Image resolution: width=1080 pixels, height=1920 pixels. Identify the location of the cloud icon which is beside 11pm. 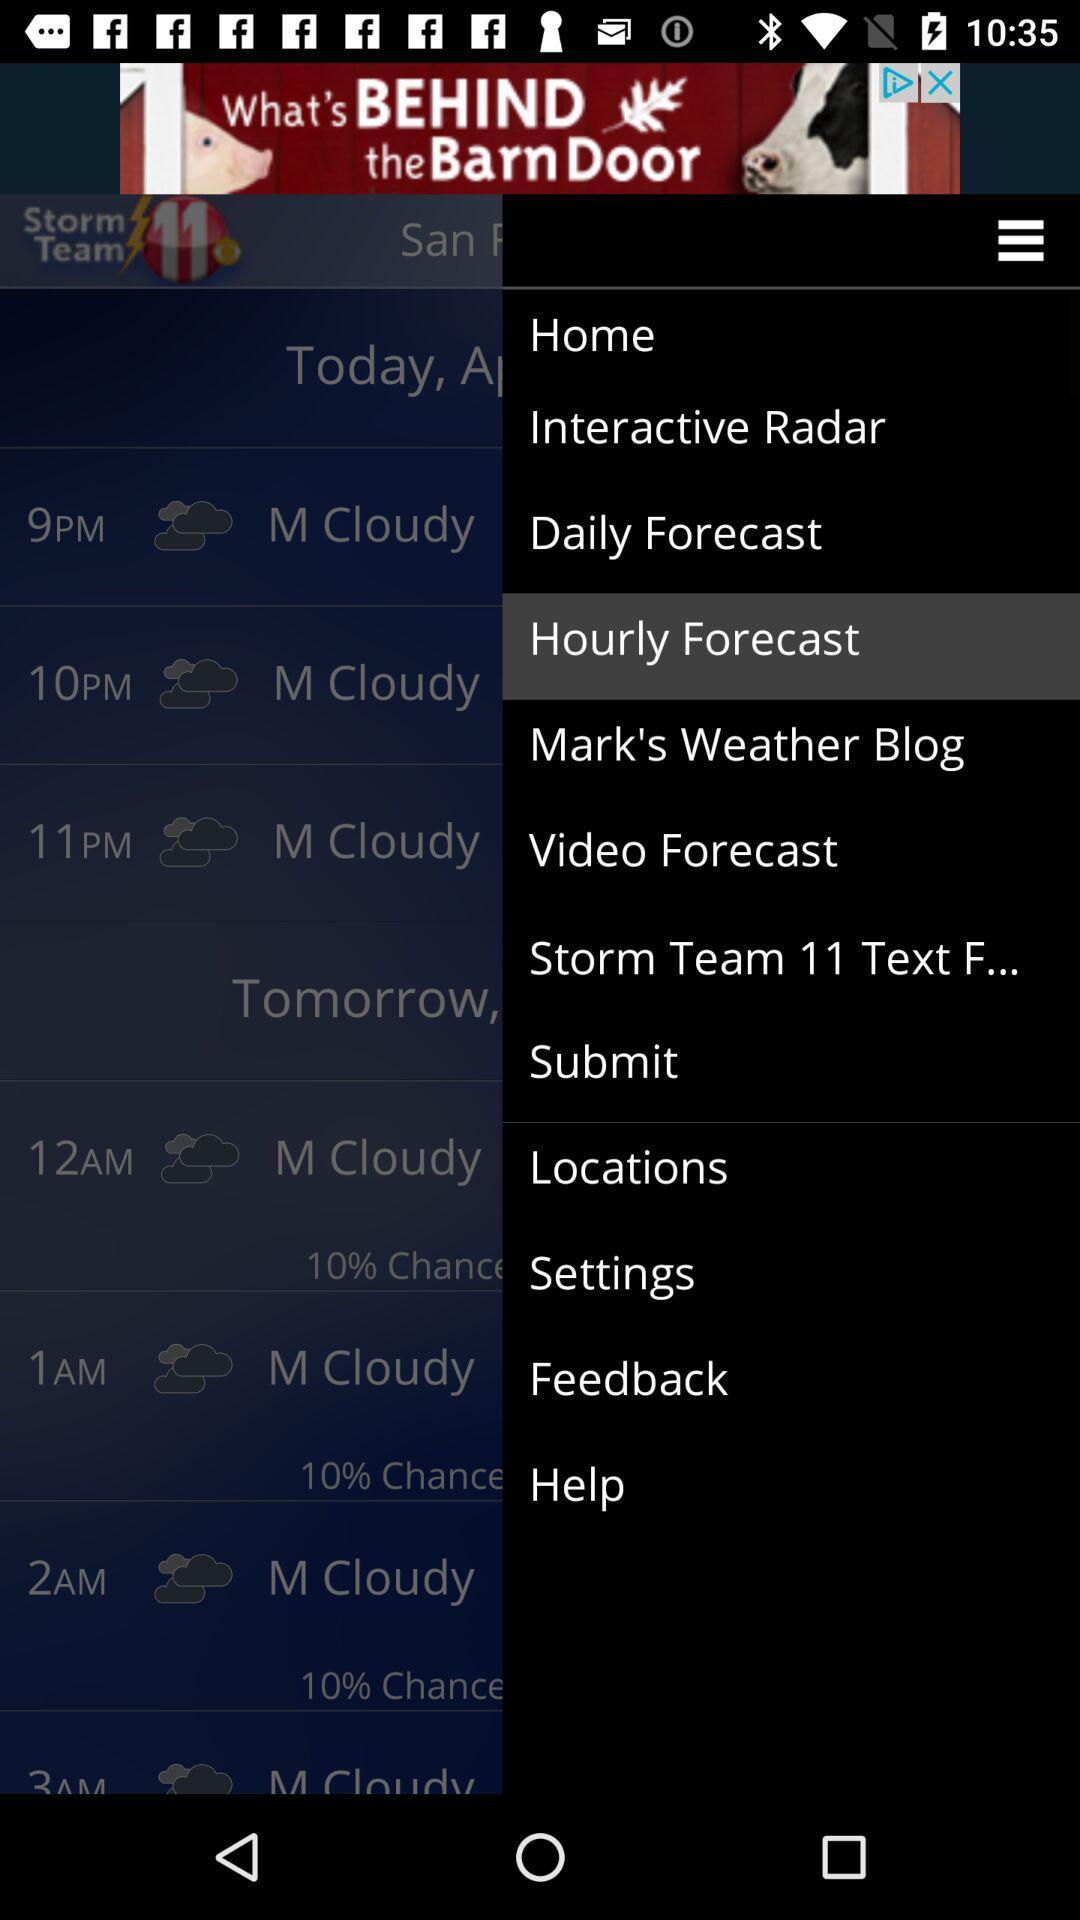
(198, 842).